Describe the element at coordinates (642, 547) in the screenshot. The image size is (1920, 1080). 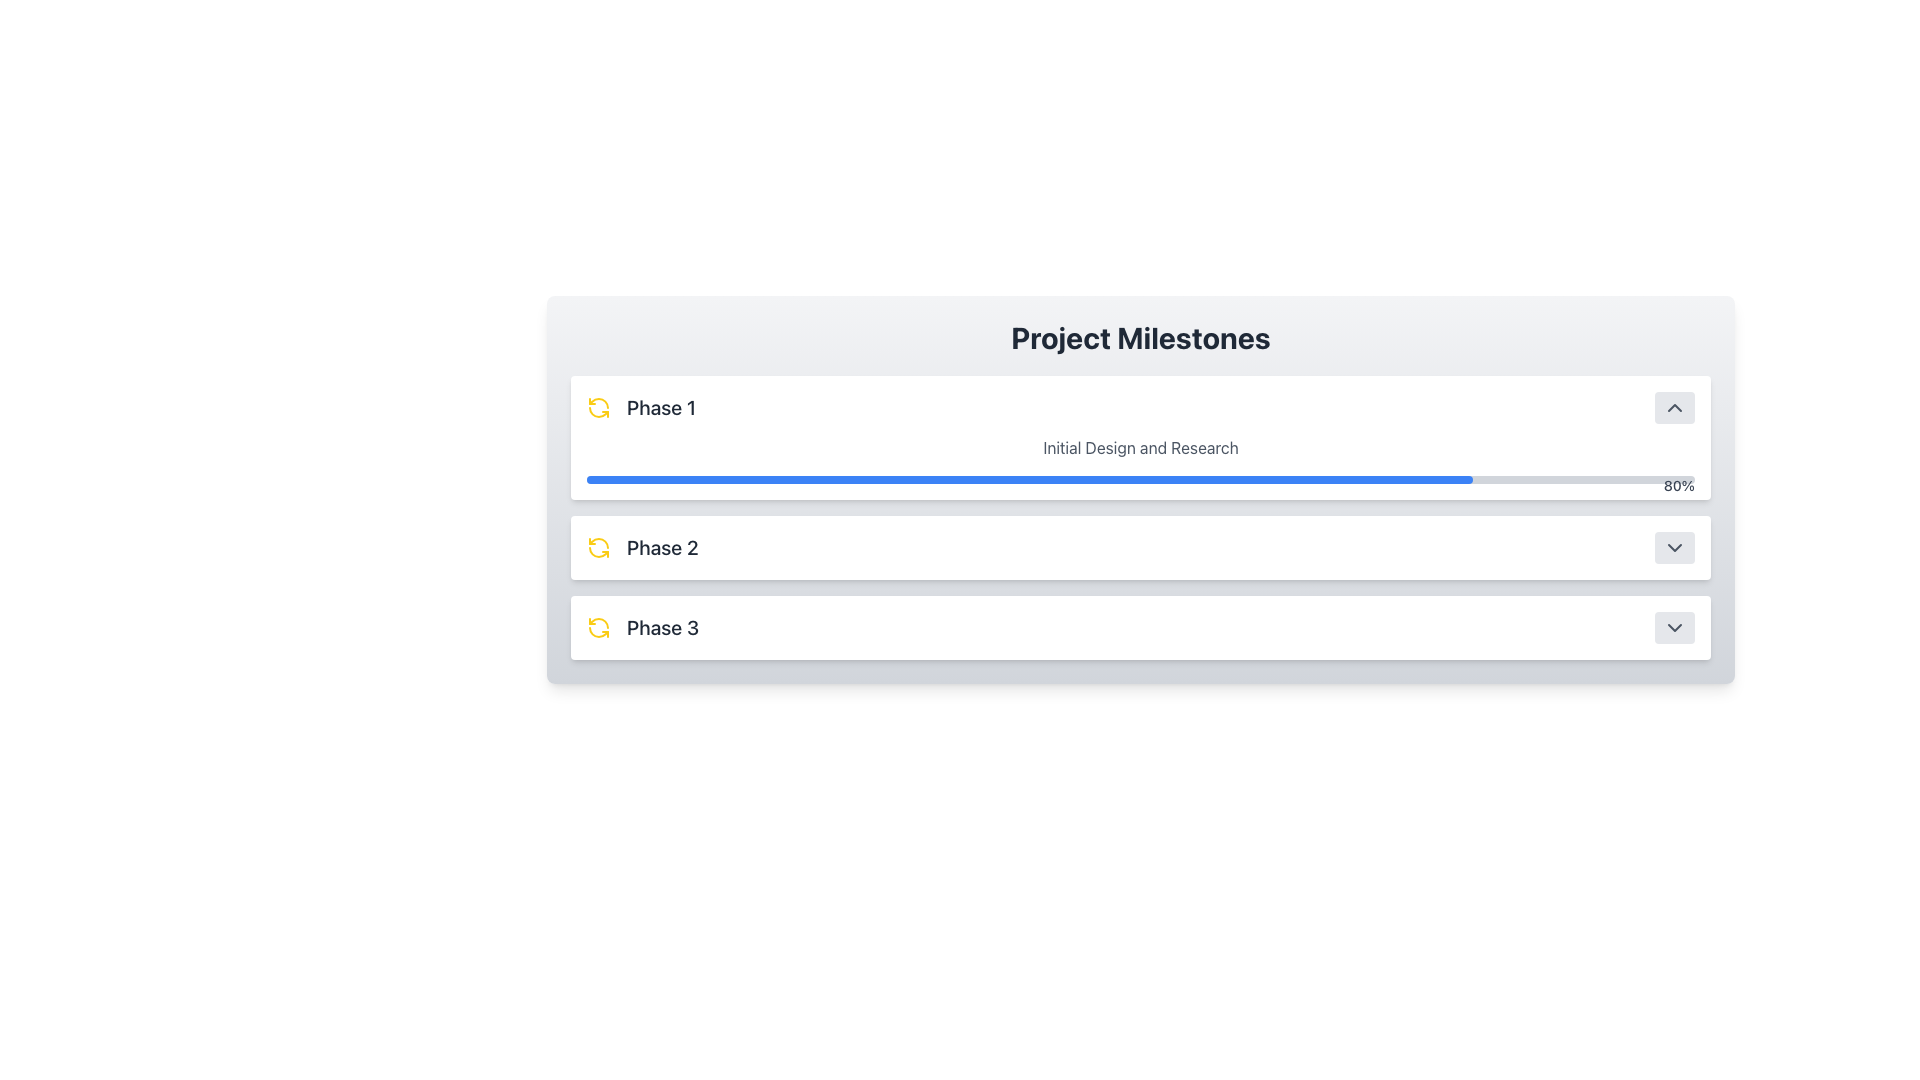
I see `the static text element displaying 'Phase 2' with a refresh icon, located in the project milestones list` at that location.